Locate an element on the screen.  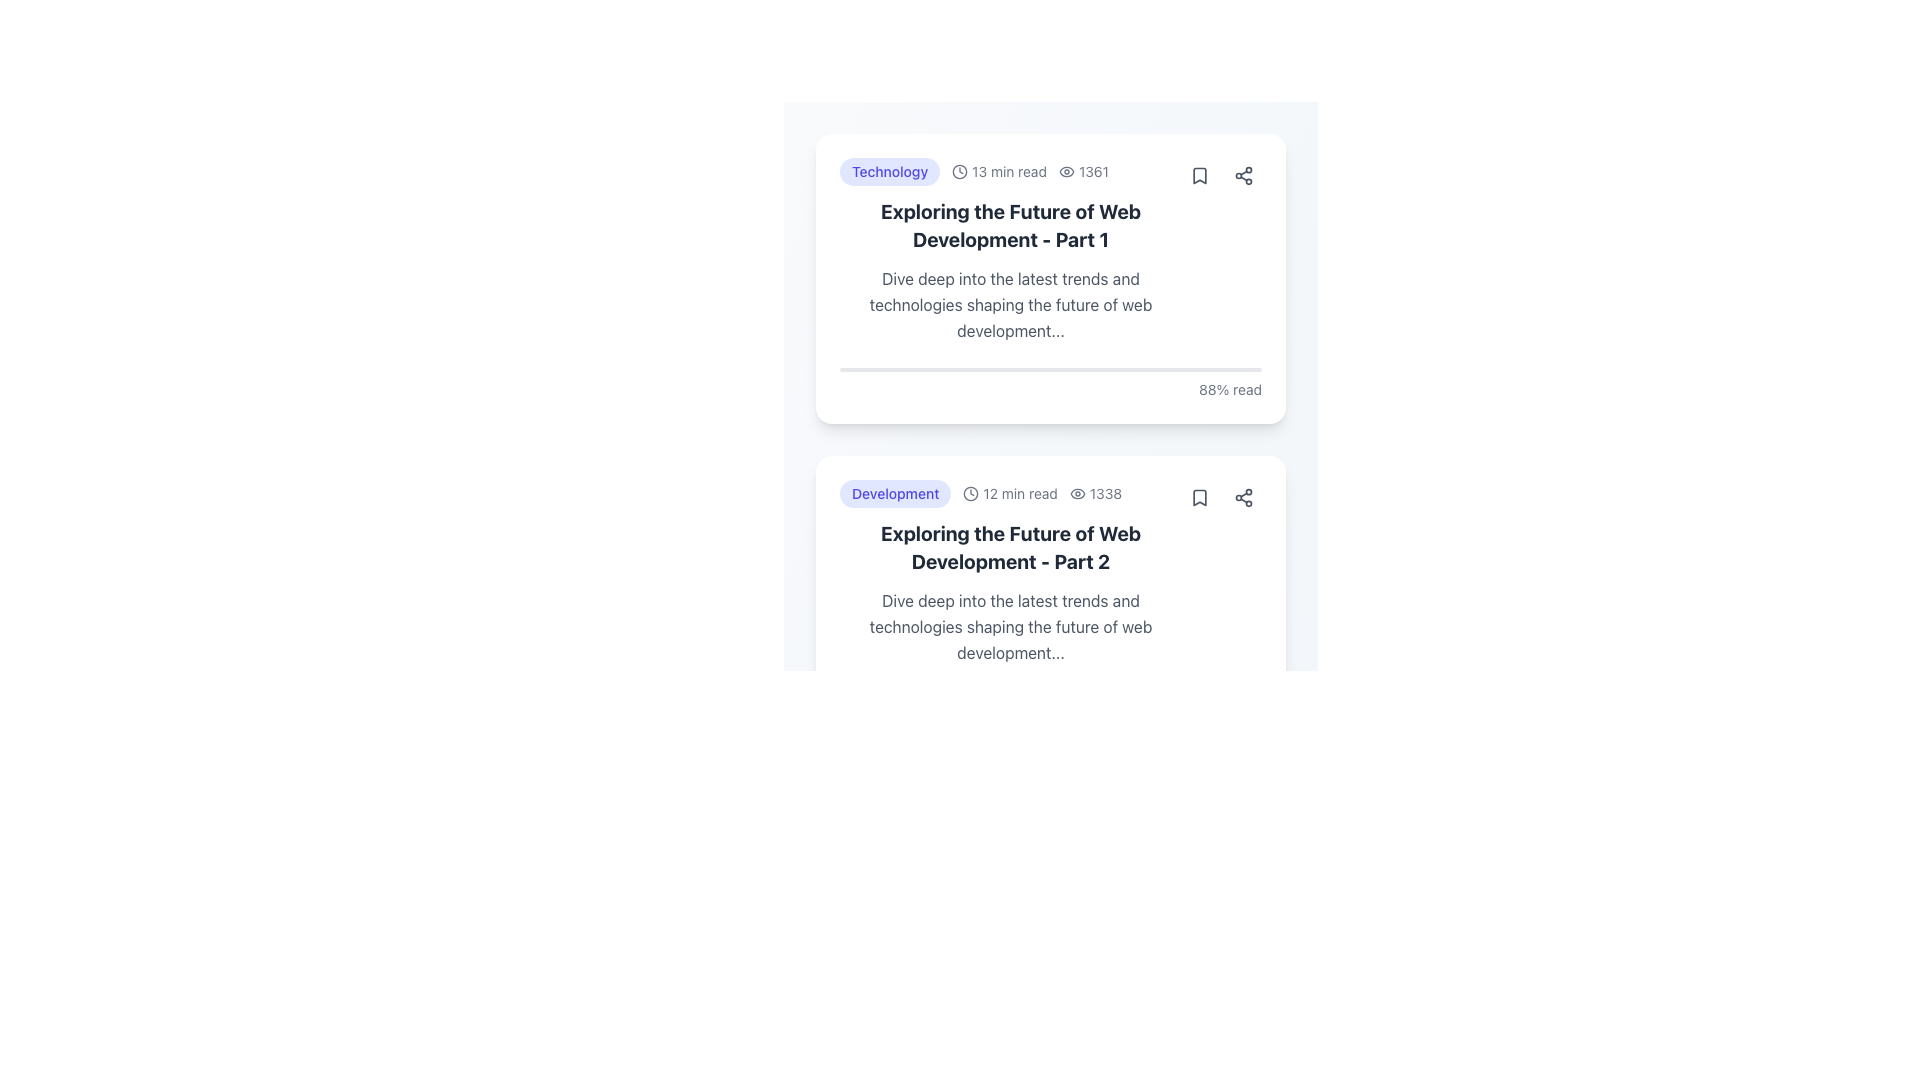
clock icon representing the reading time for the article located in the second card from the top, after the label 'Development' and before the text '12 min read' is located at coordinates (971, 493).